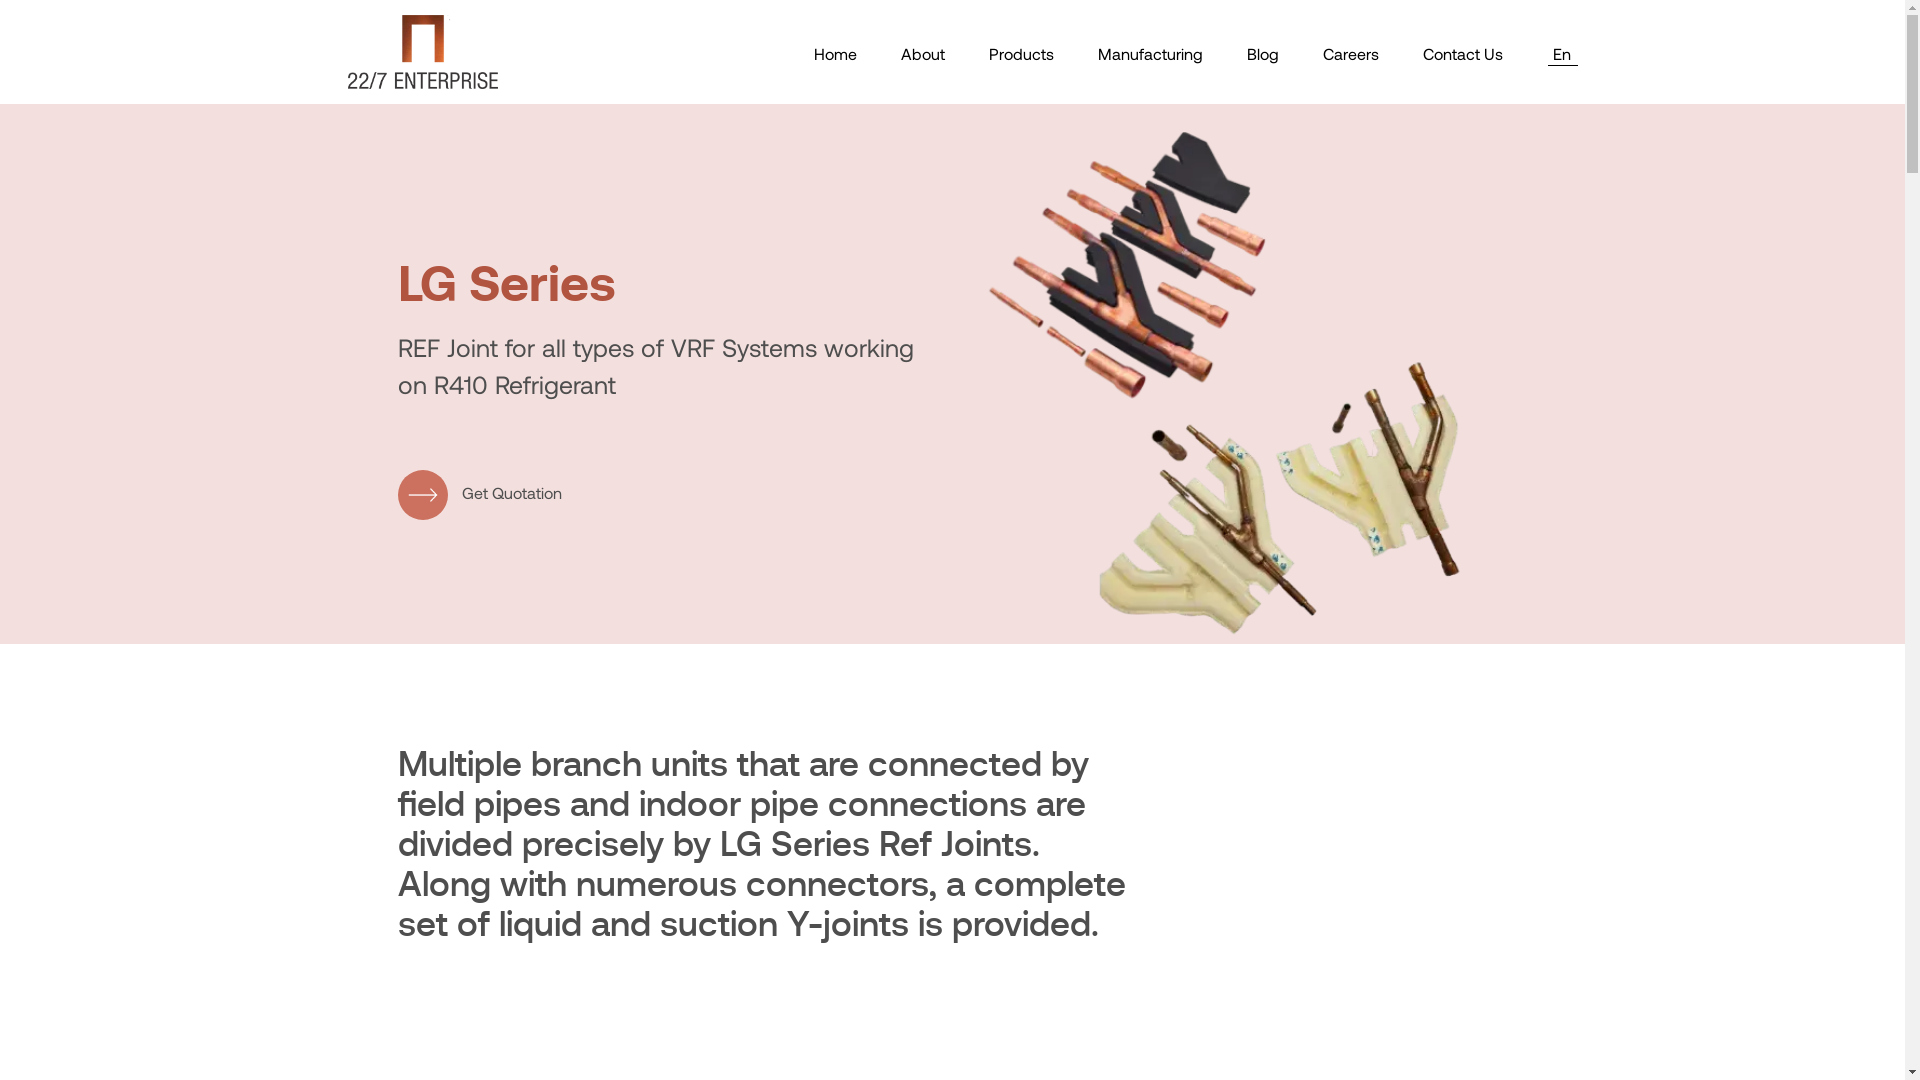 The height and width of the screenshot is (1080, 1920). I want to click on 'Manufacturing', so click(1150, 52).